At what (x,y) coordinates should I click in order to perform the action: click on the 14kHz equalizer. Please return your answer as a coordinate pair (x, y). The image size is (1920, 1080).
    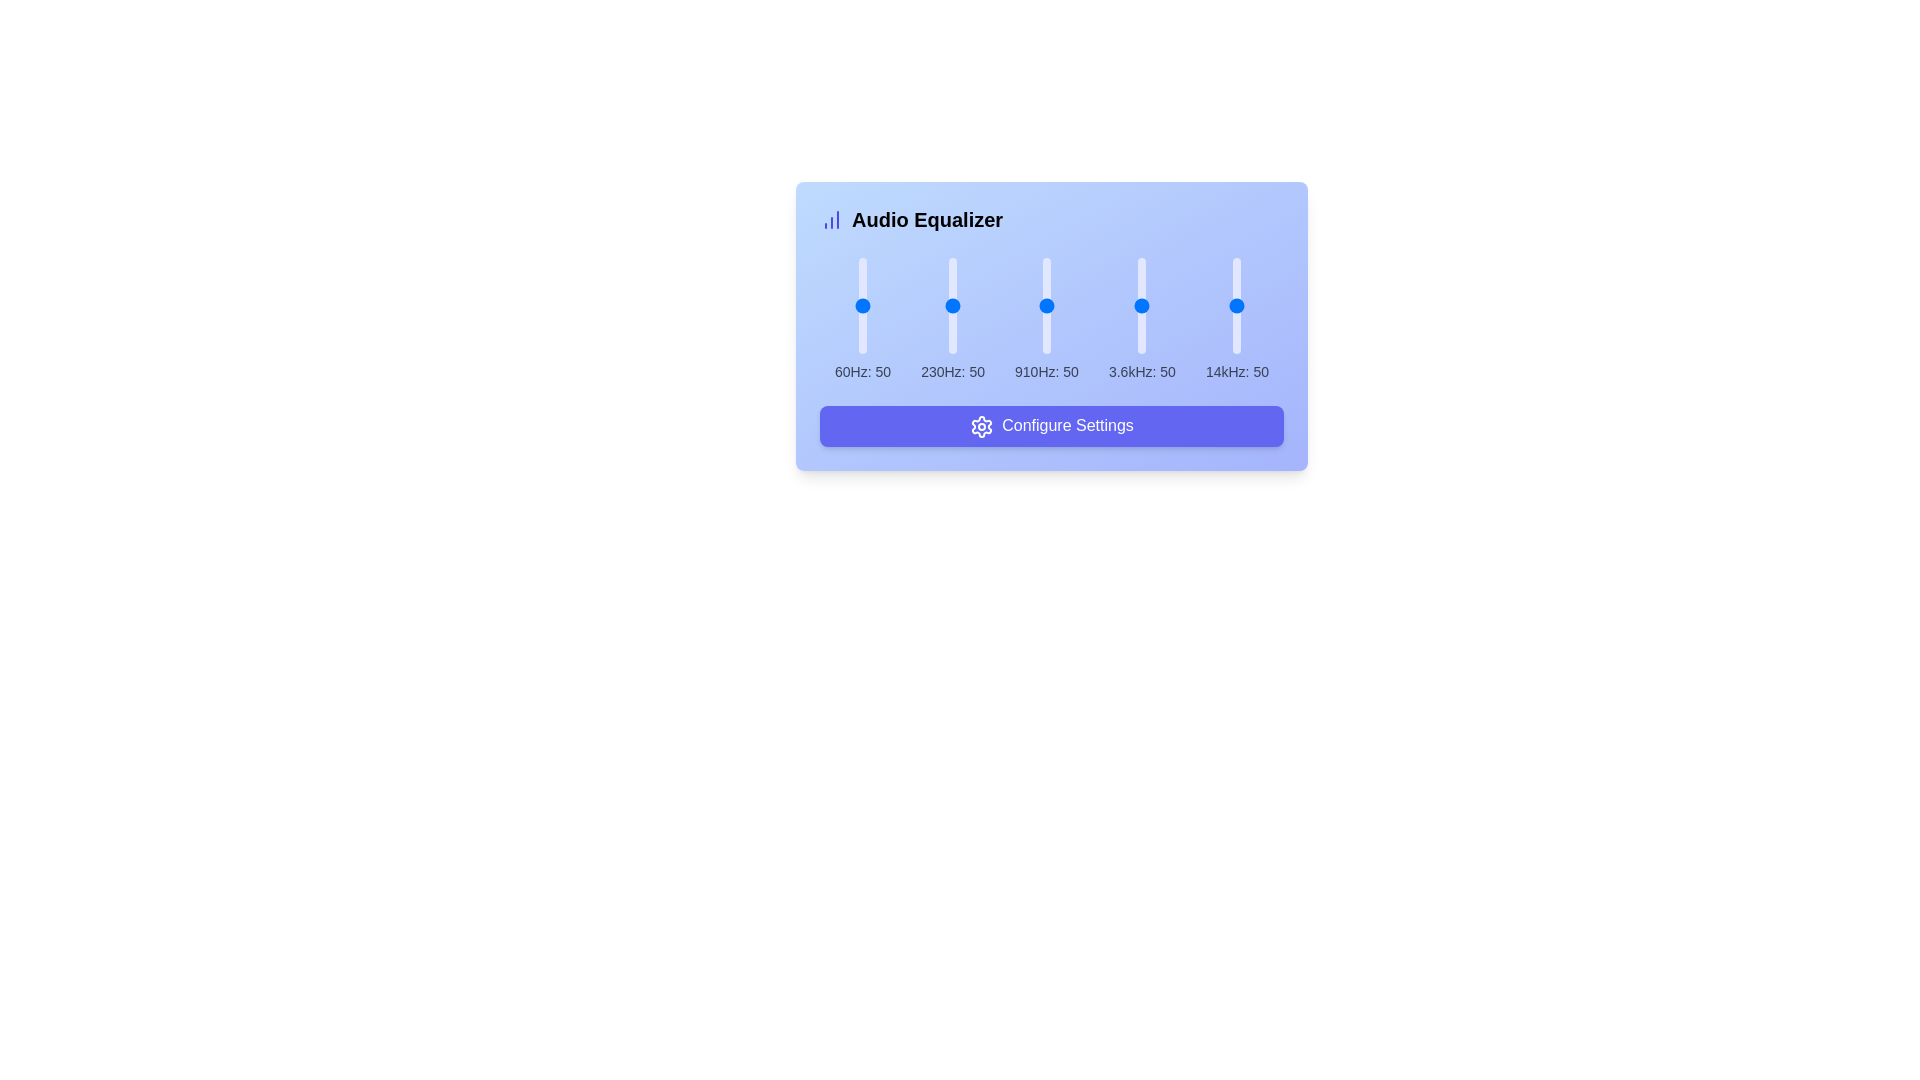
    Looking at the image, I should click on (1236, 258).